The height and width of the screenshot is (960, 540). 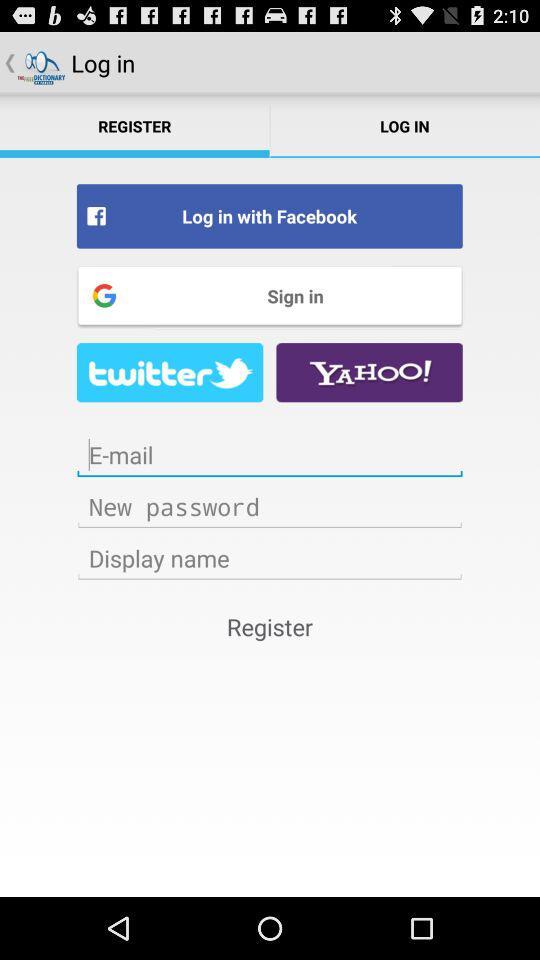 I want to click on the email, so click(x=270, y=455).